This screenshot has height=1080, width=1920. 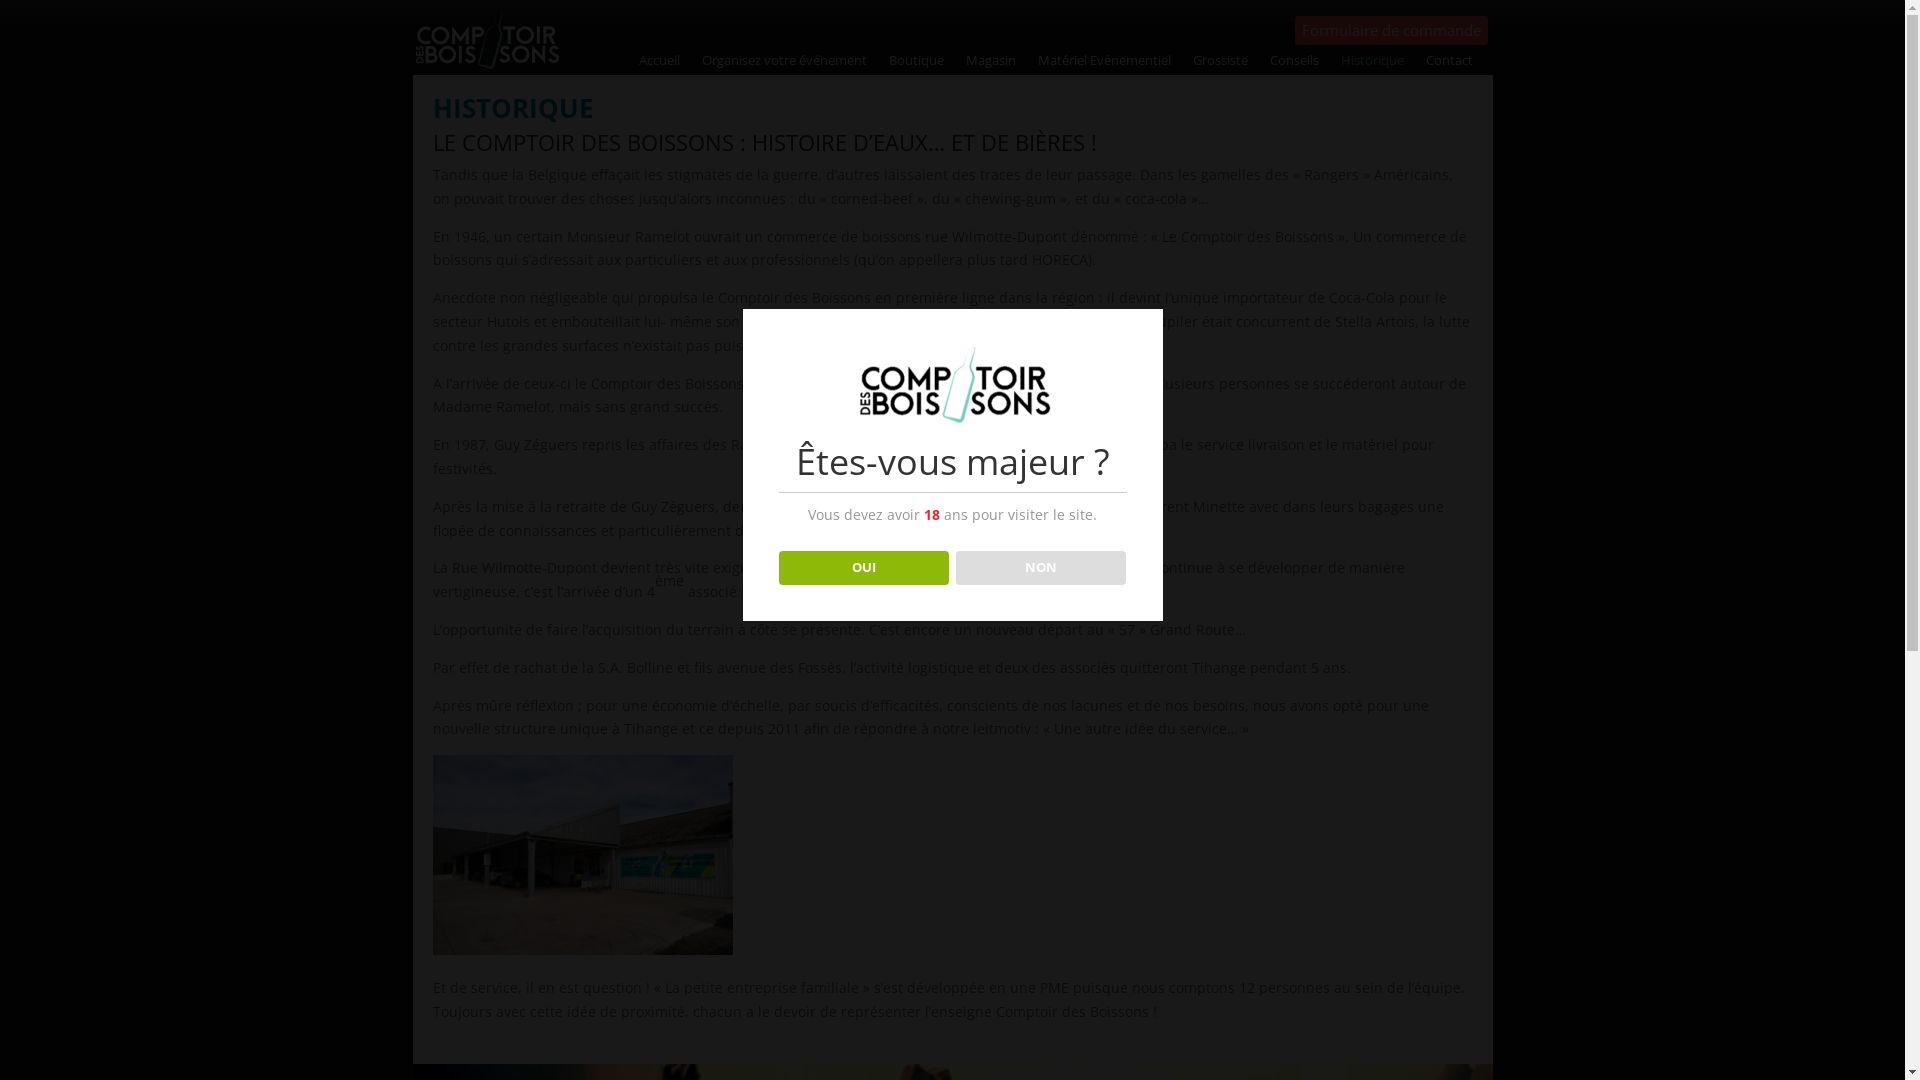 I want to click on 'Historique', so click(x=1371, y=63).